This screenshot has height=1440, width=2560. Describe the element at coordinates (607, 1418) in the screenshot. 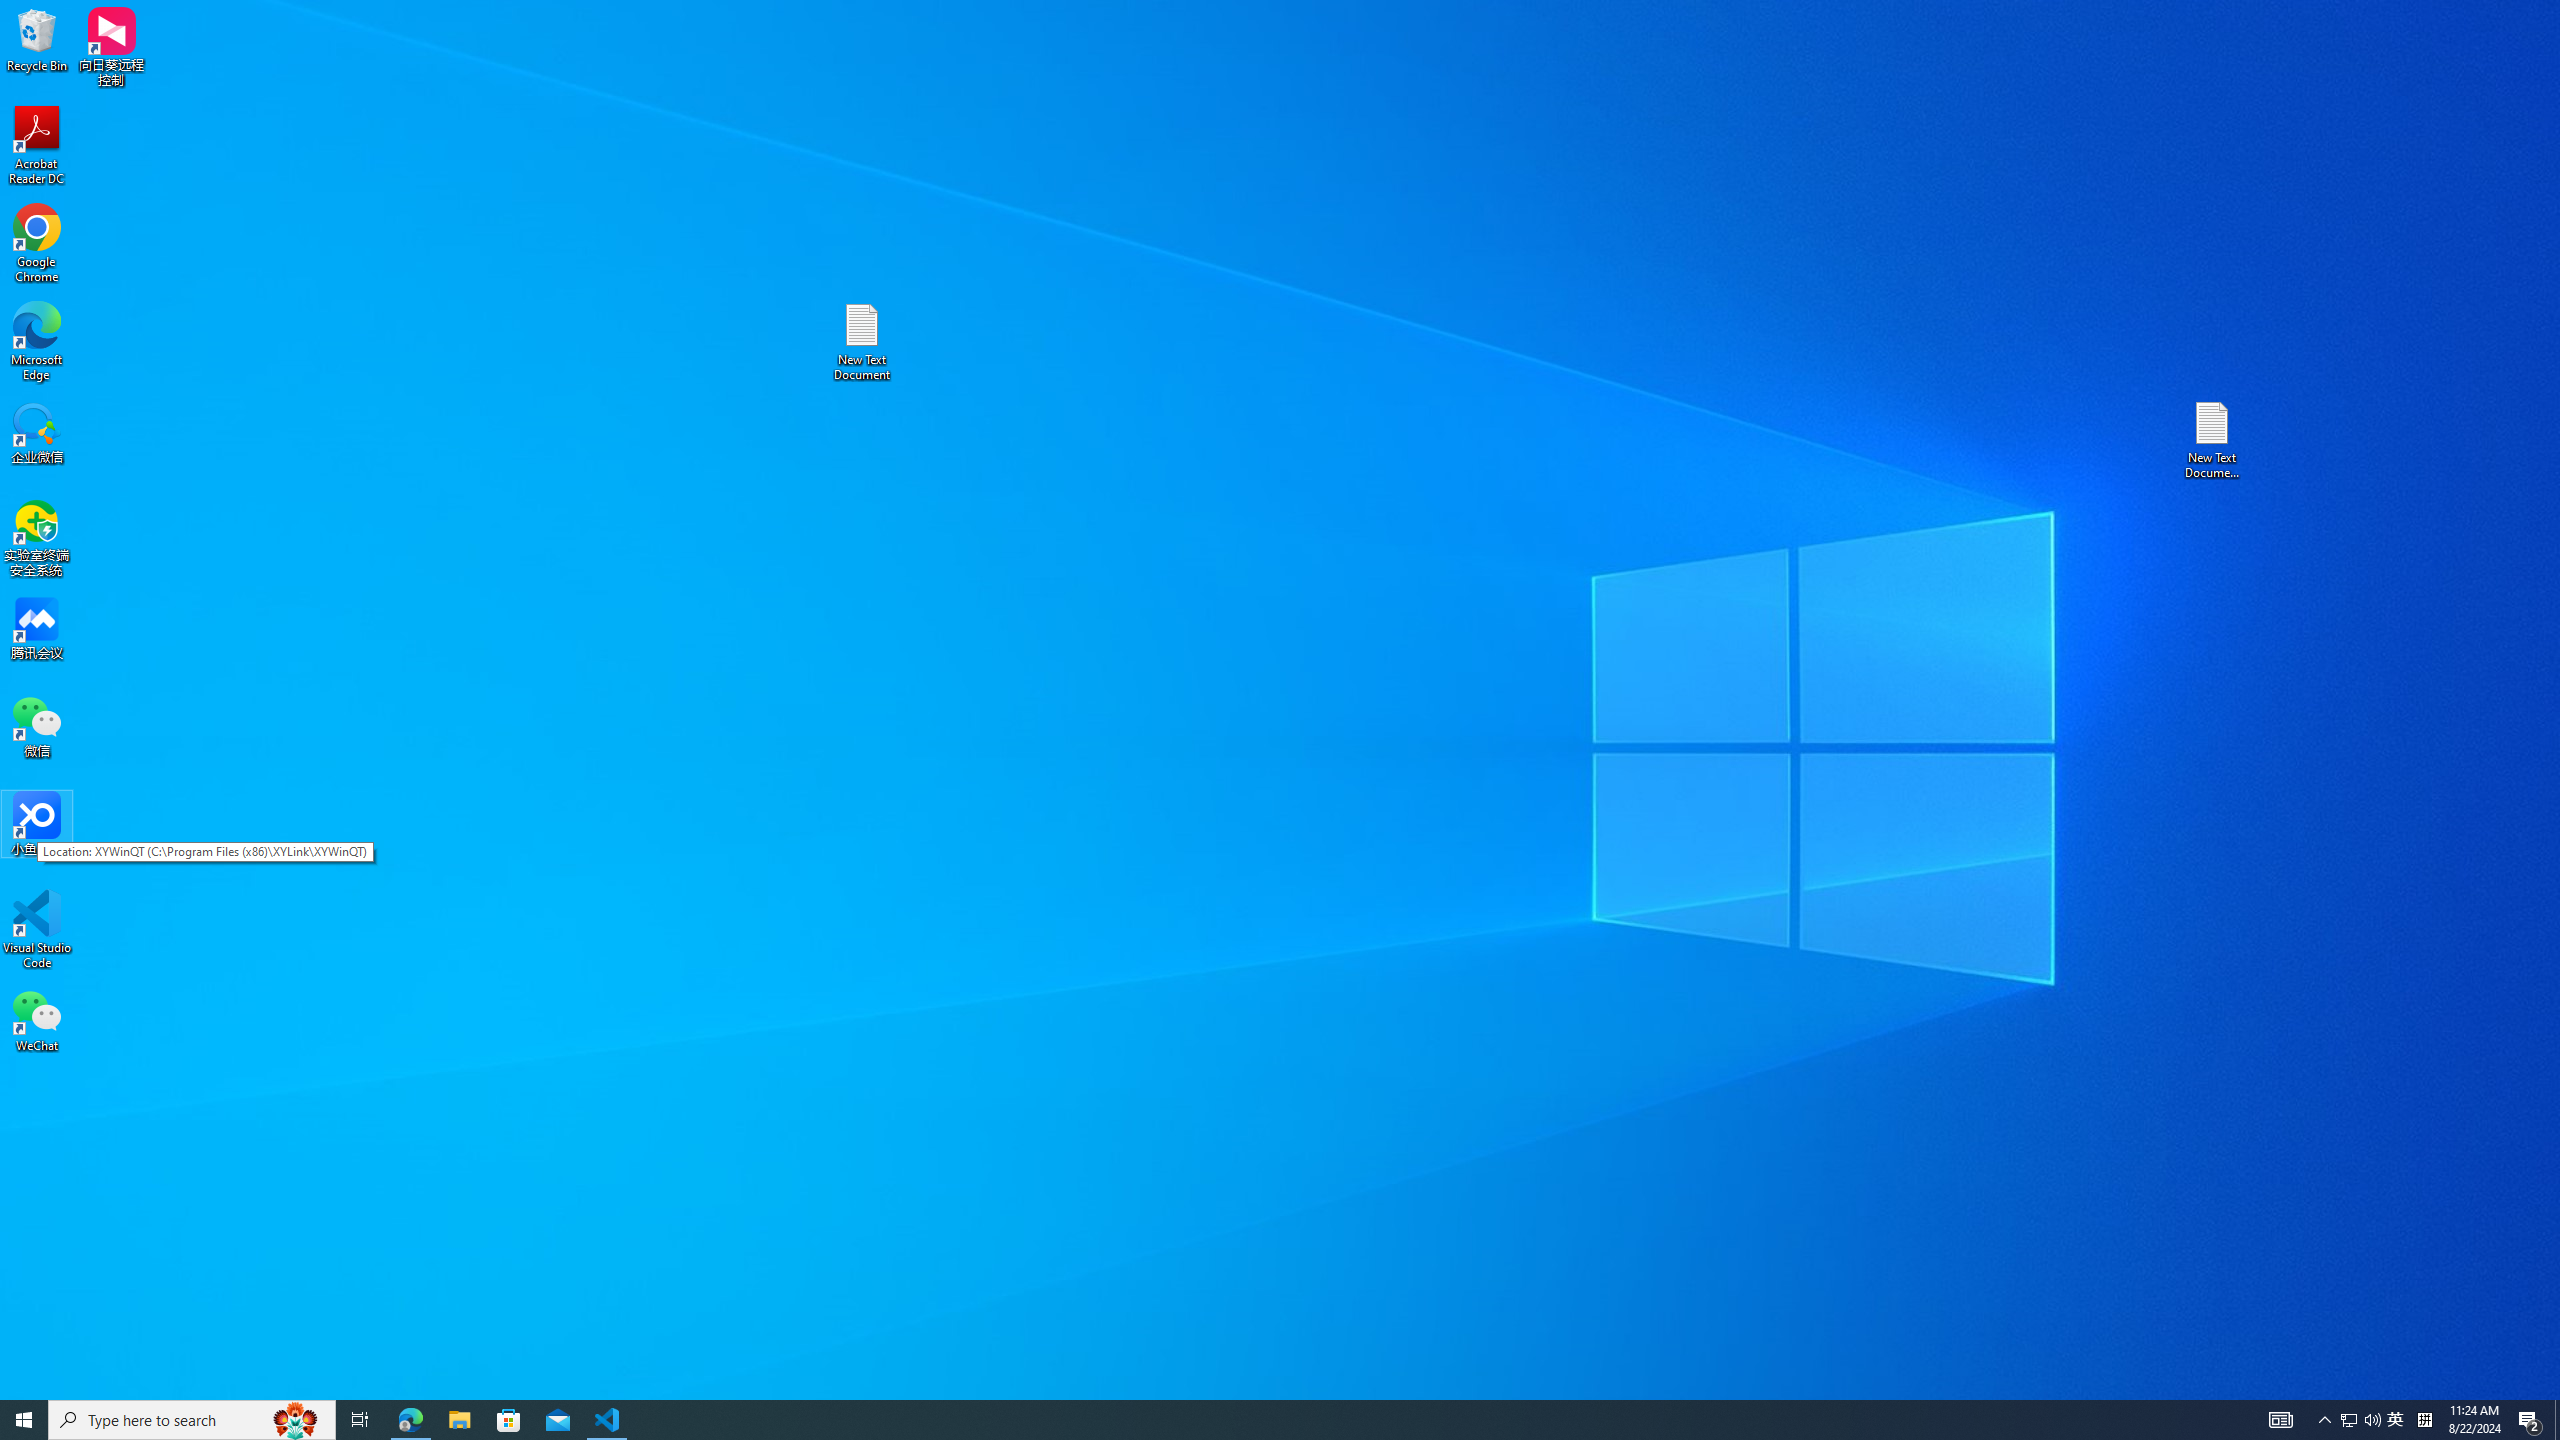

I see `'Visual Studio Code - 1 running window'` at that location.